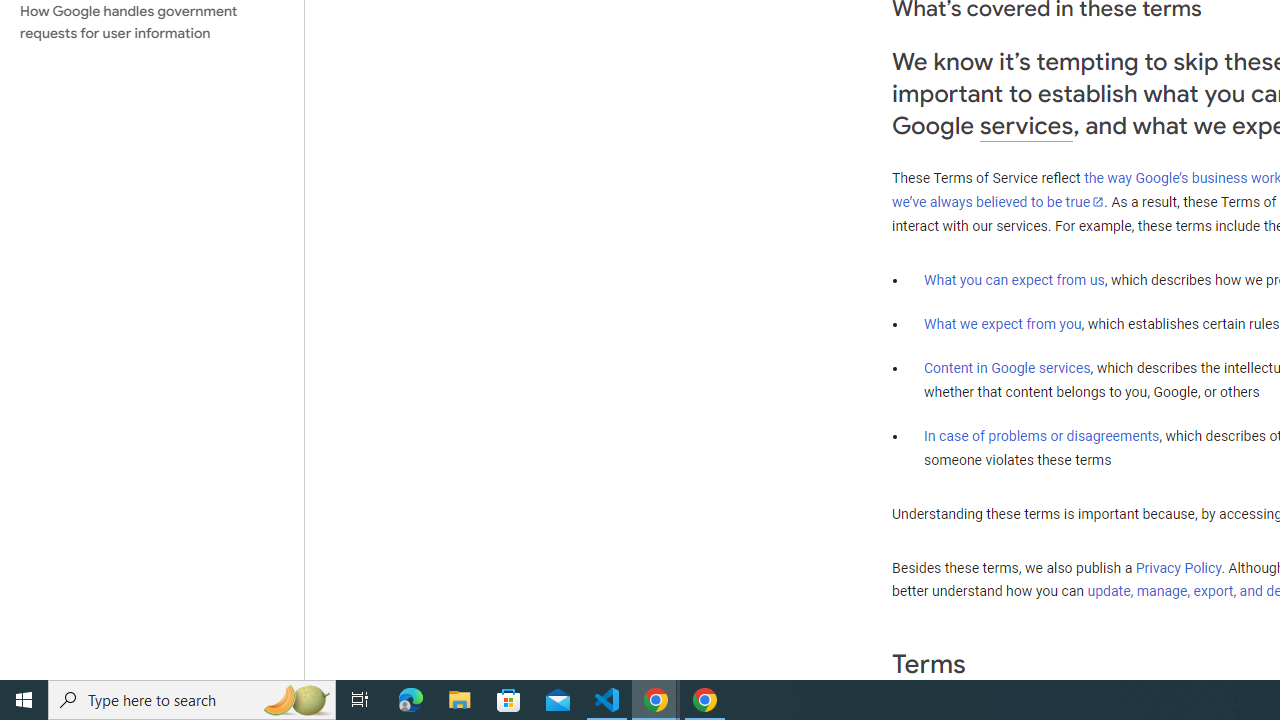 The height and width of the screenshot is (720, 1280). What do you see at coordinates (1040, 434) in the screenshot?
I see `'In case of problems or disagreements'` at bounding box center [1040, 434].